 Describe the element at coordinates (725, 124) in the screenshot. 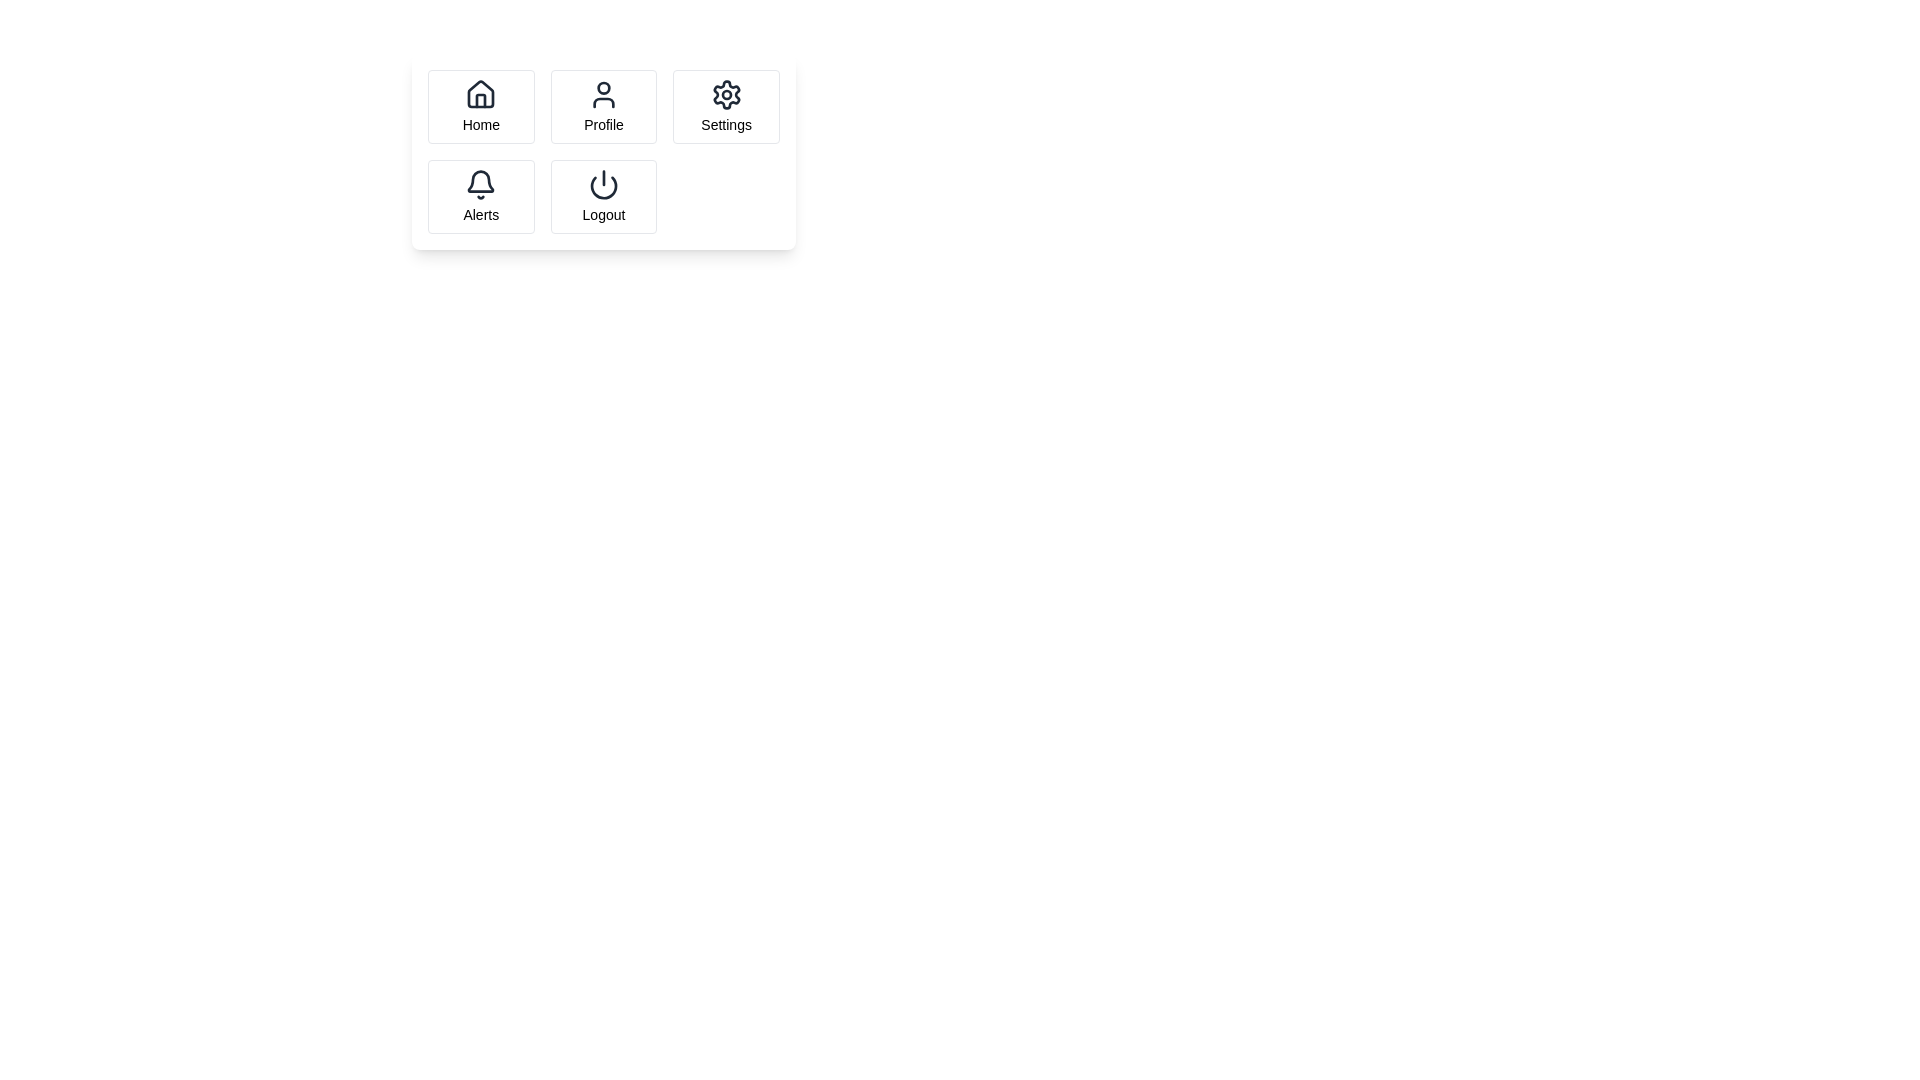

I see `the Text label that describes the functionality of the settings block, located below the gear icon in the fourth block of the top row of the settings grid` at that location.